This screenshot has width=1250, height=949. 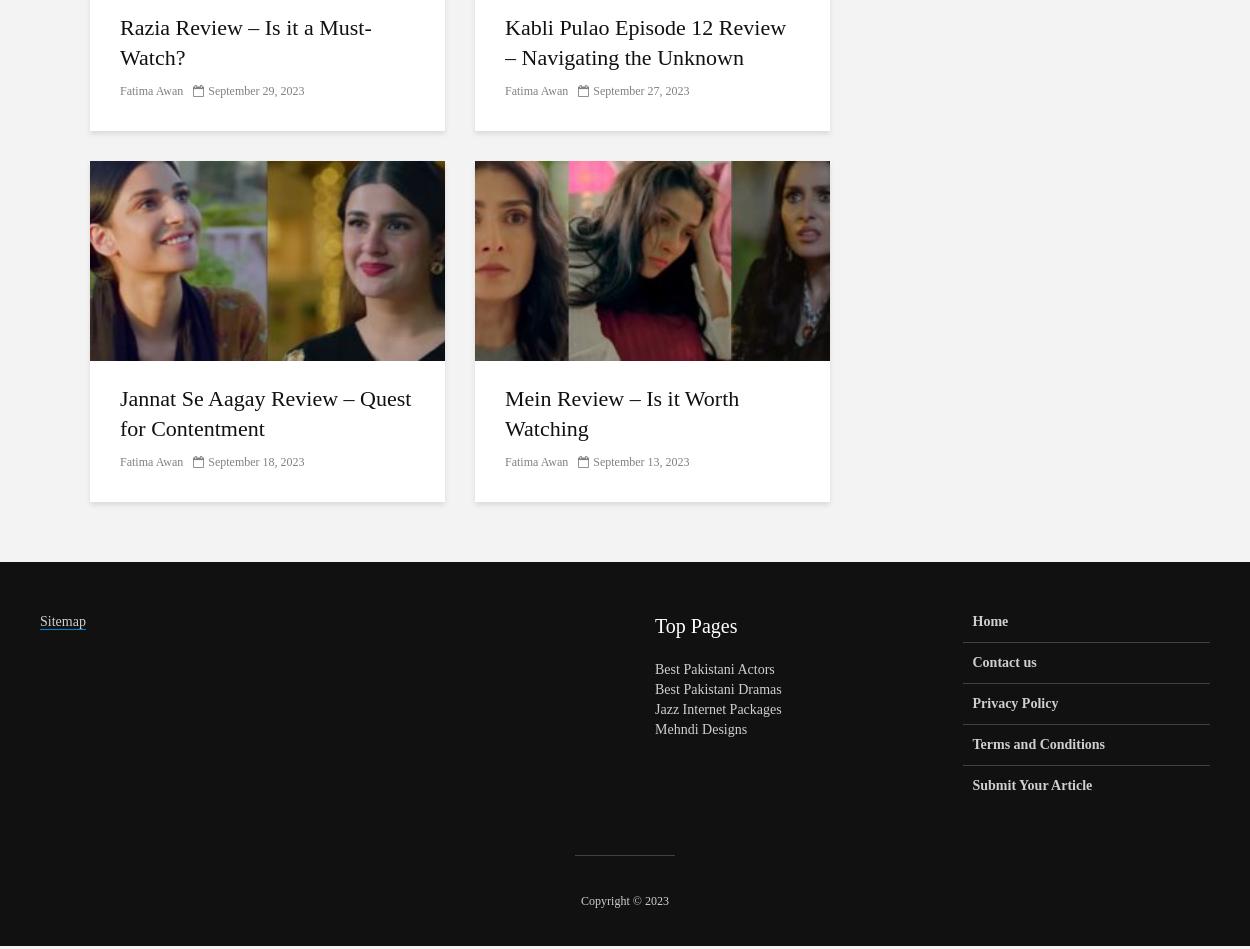 I want to click on 'Copyright © 2023', so click(x=623, y=899).